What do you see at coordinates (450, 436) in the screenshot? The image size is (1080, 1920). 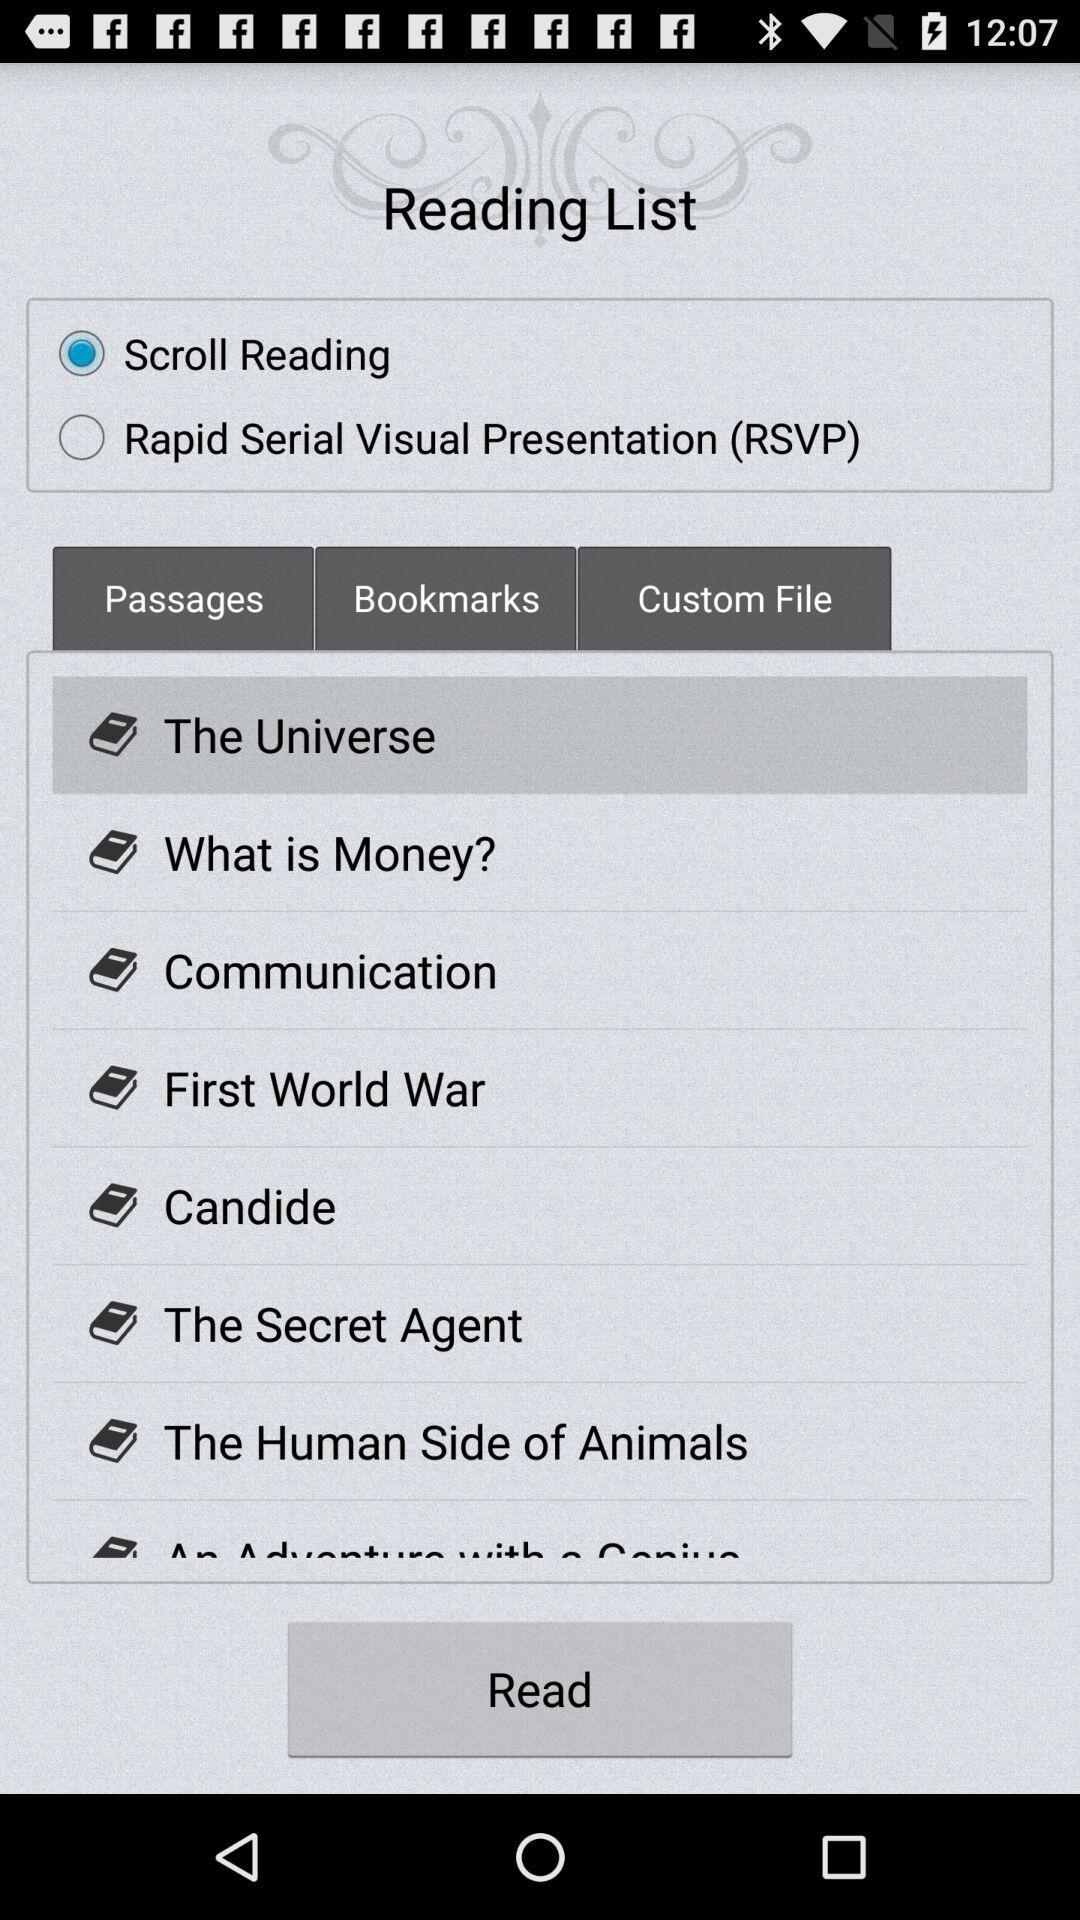 I see `item below scroll reading icon` at bounding box center [450, 436].